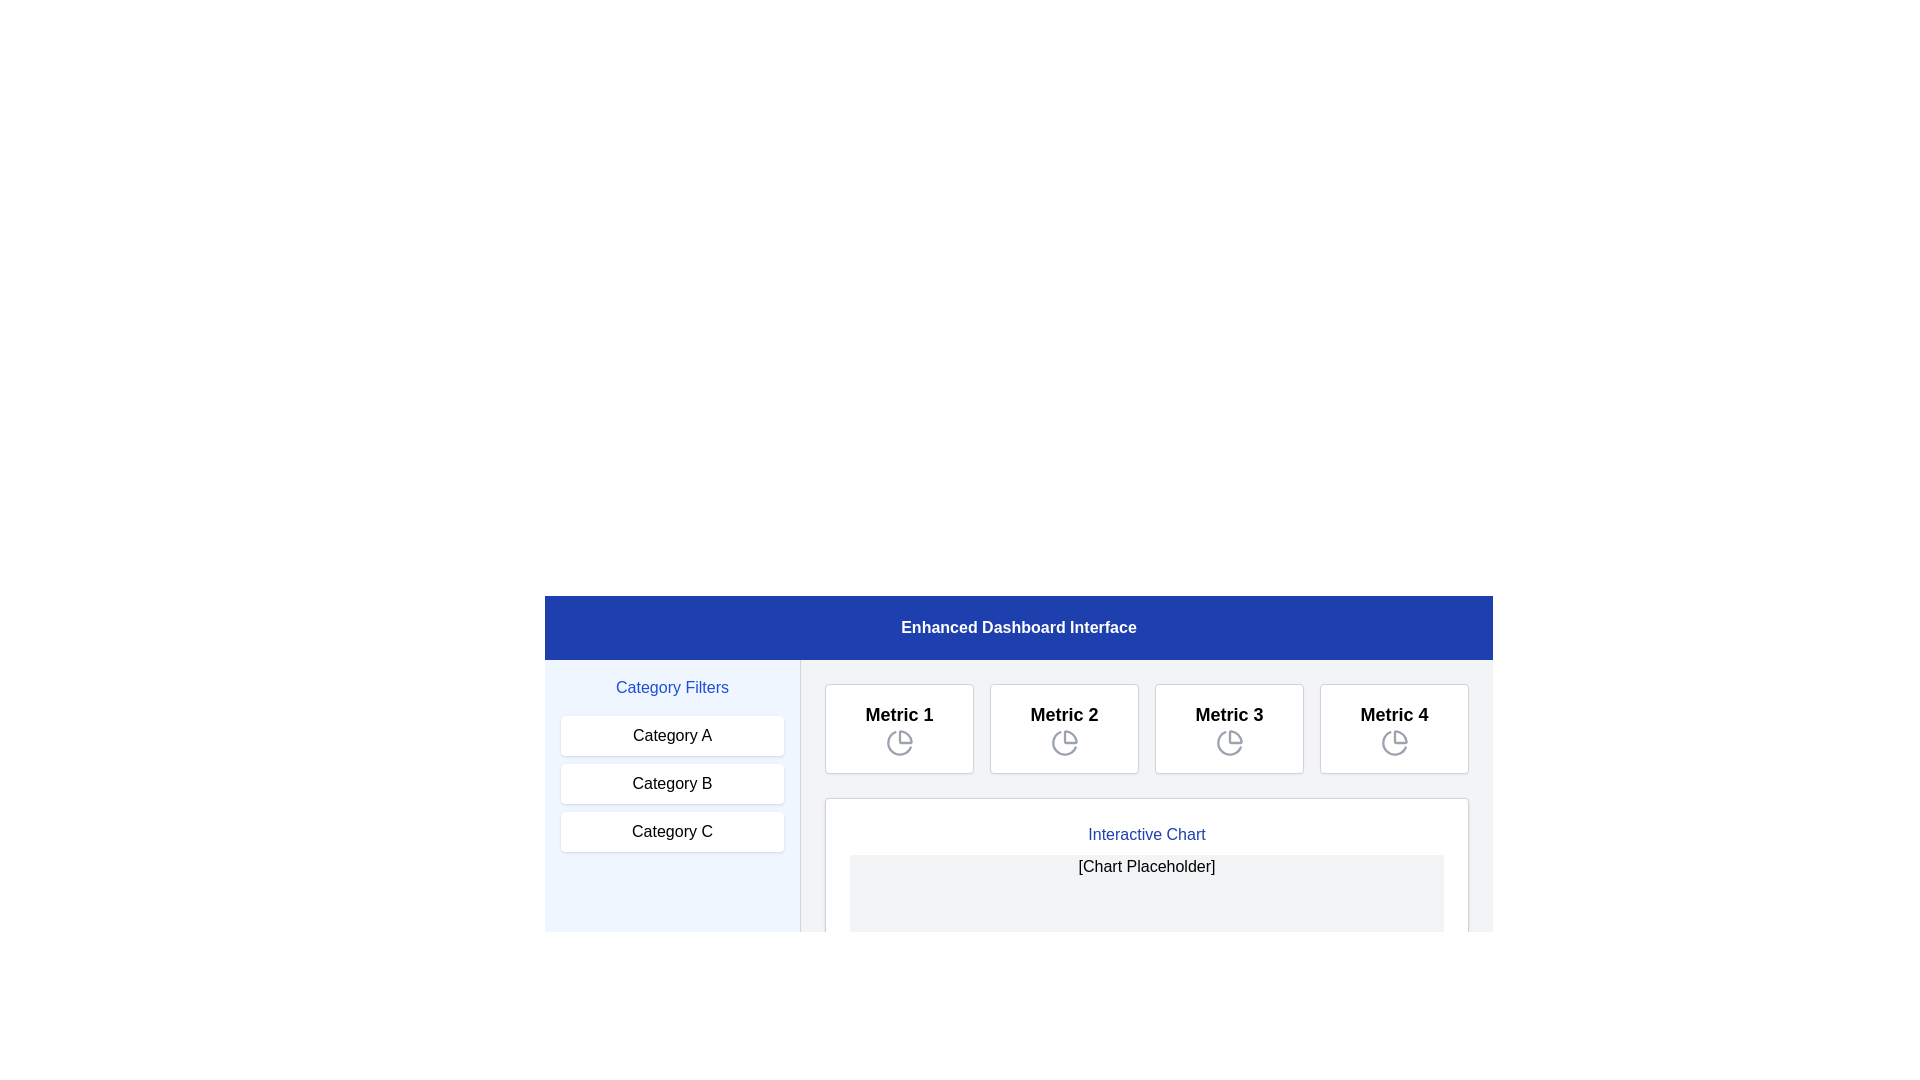 This screenshot has width=1920, height=1080. What do you see at coordinates (1018, 627) in the screenshot?
I see `text of the title or header element located at the top of the dashboard interface, which spans the full width and is centered above the 'Category Filters' and metrics sections` at bounding box center [1018, 627].